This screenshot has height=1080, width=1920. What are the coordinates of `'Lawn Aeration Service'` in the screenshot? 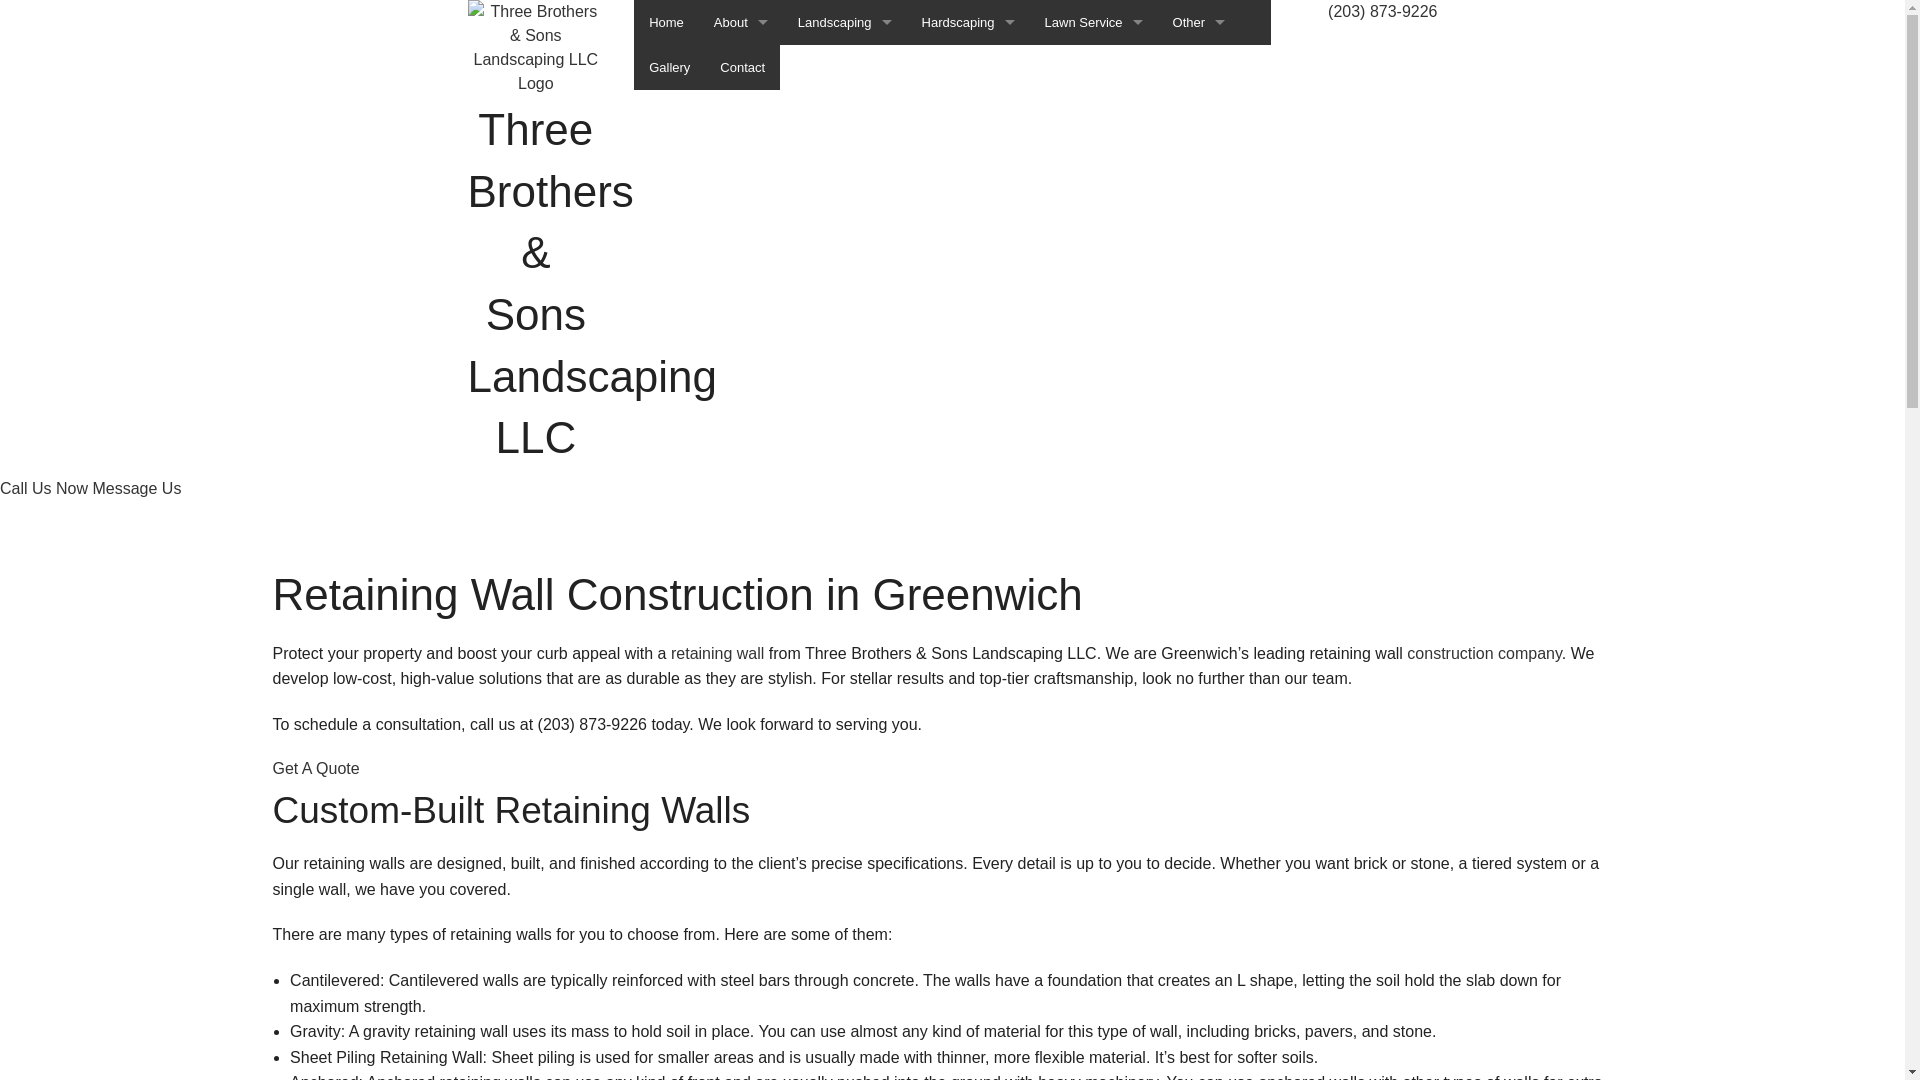 It's located at (1093, 66).